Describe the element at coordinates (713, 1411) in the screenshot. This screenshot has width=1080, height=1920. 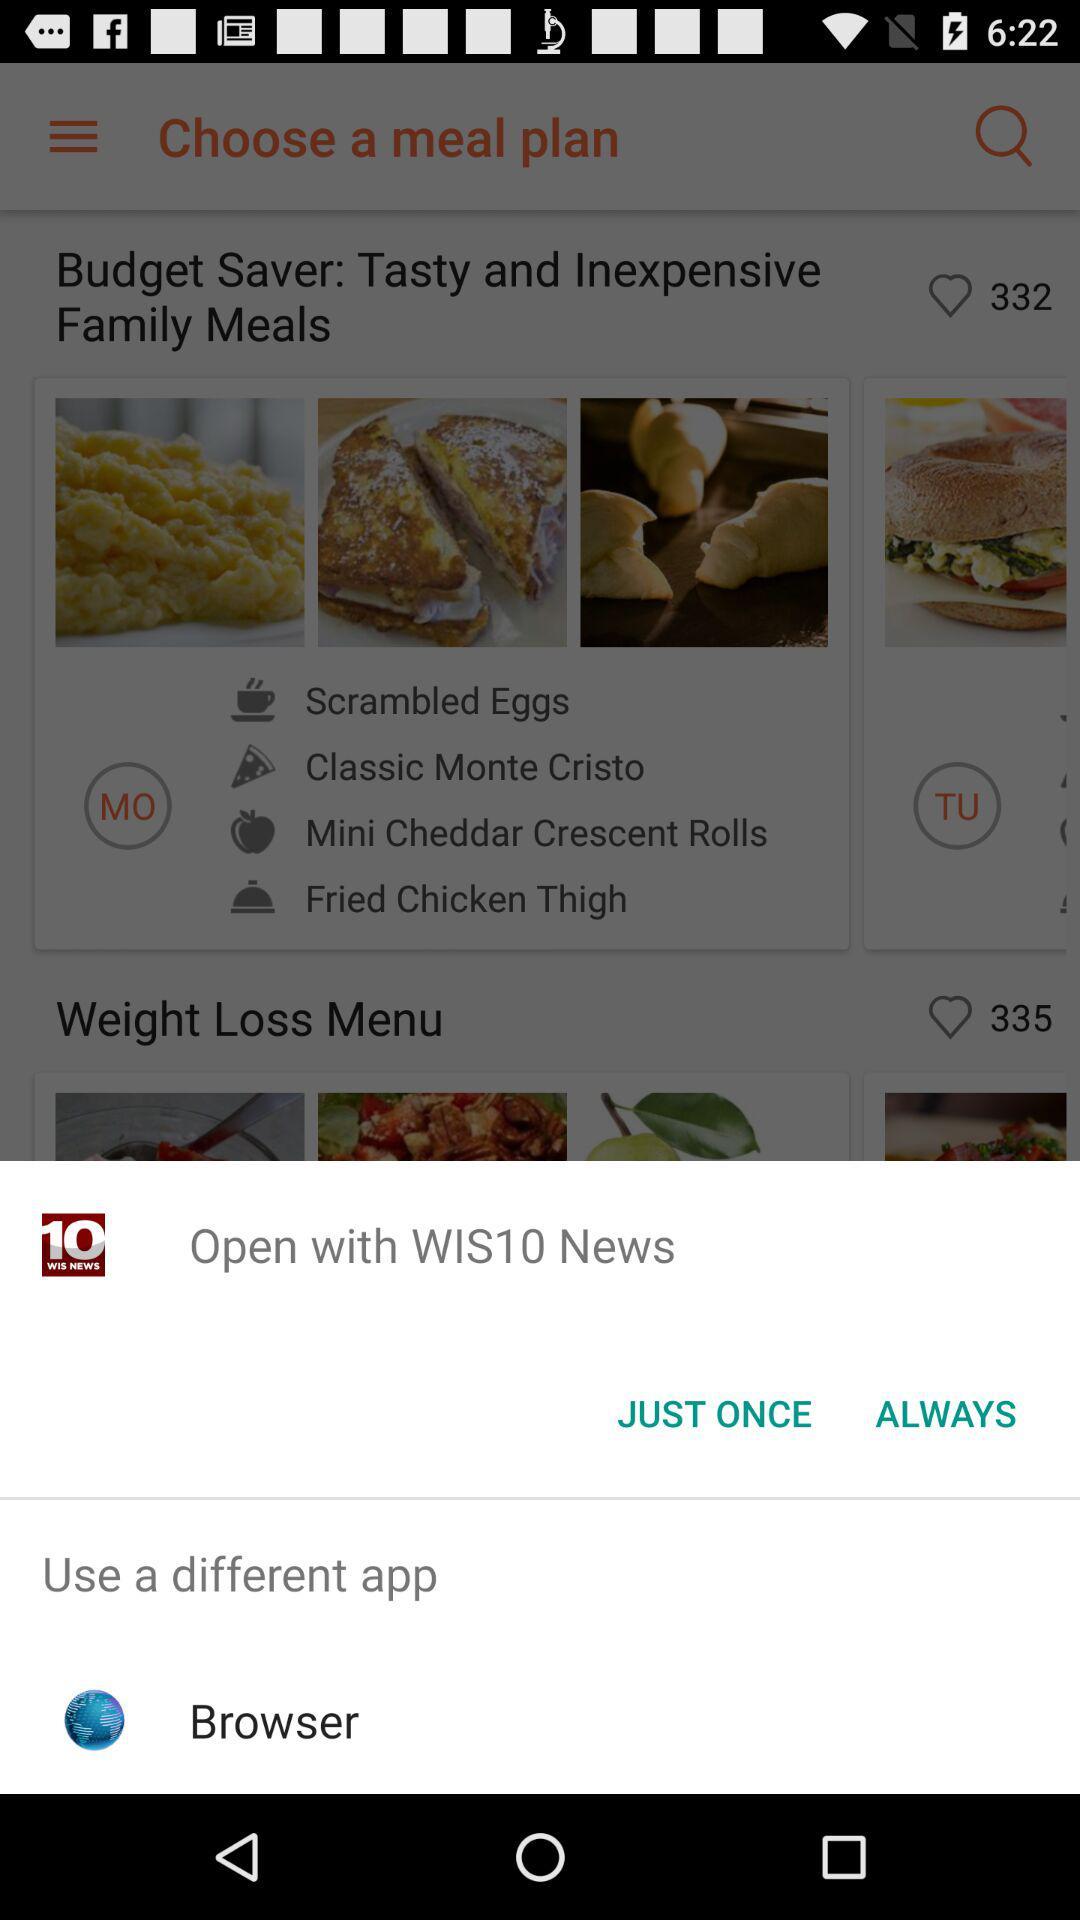
I see `the icon to the left of the always button` at that location.